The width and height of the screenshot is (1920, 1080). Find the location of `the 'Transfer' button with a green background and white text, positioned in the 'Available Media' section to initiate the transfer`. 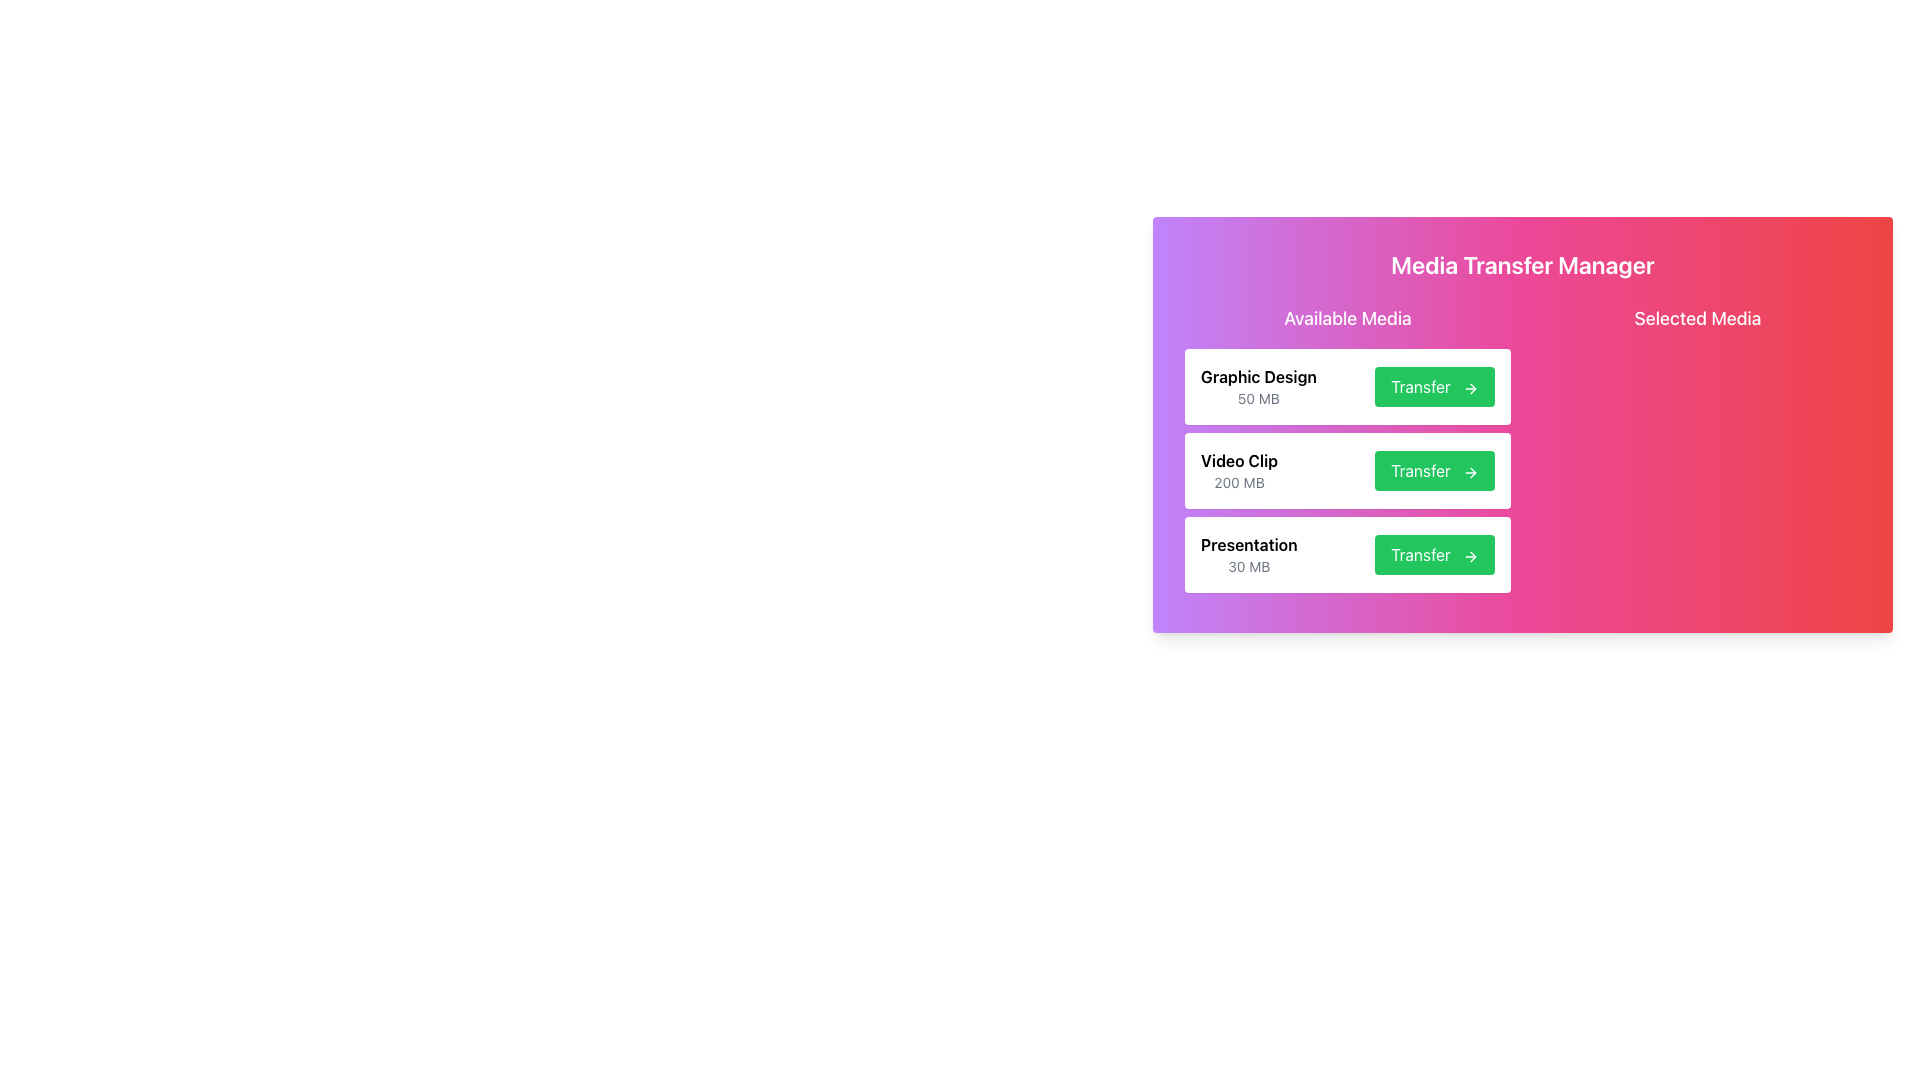

the 'Transfer' button with a green background and white text, positioned in the 'Available Media' section to initiate the transfer is located at coordinates (1434, 470).